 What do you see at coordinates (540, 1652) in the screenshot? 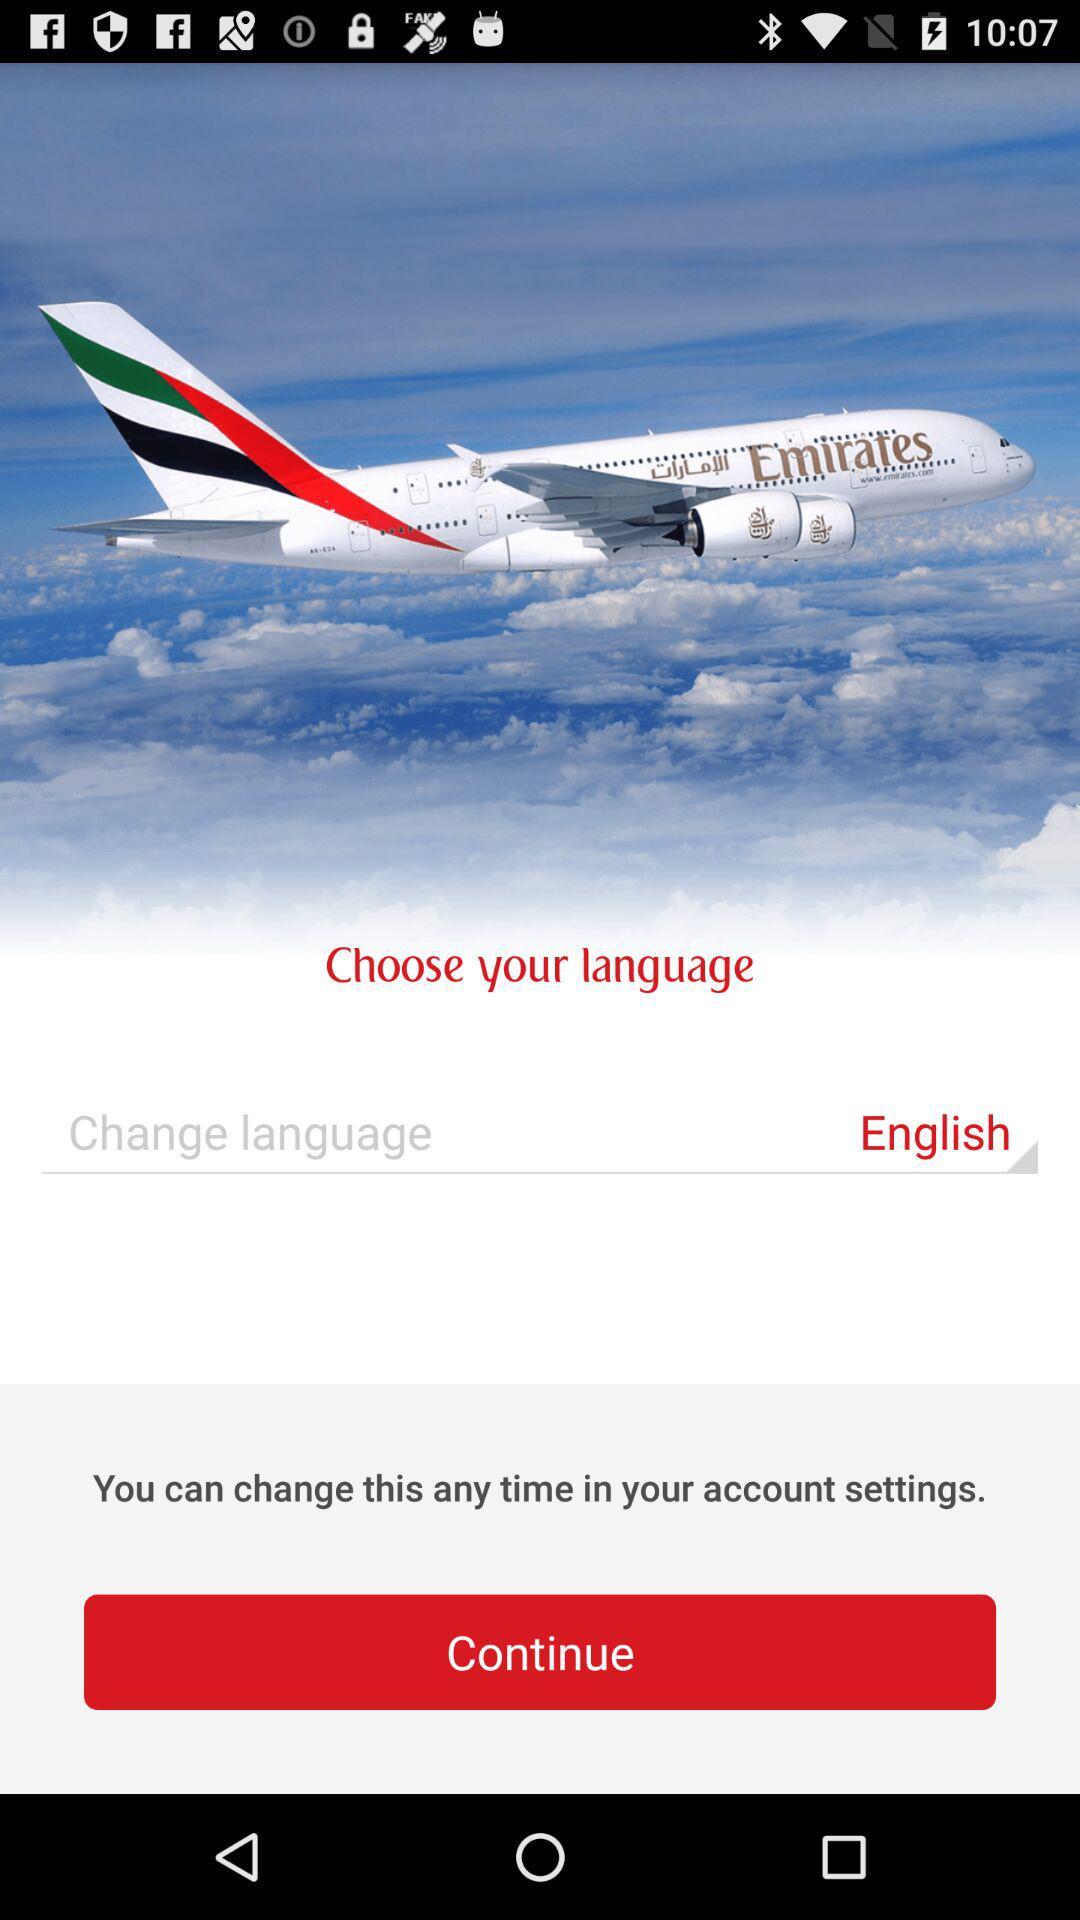
I see `the continue button` at bounding box center [540, 1652].